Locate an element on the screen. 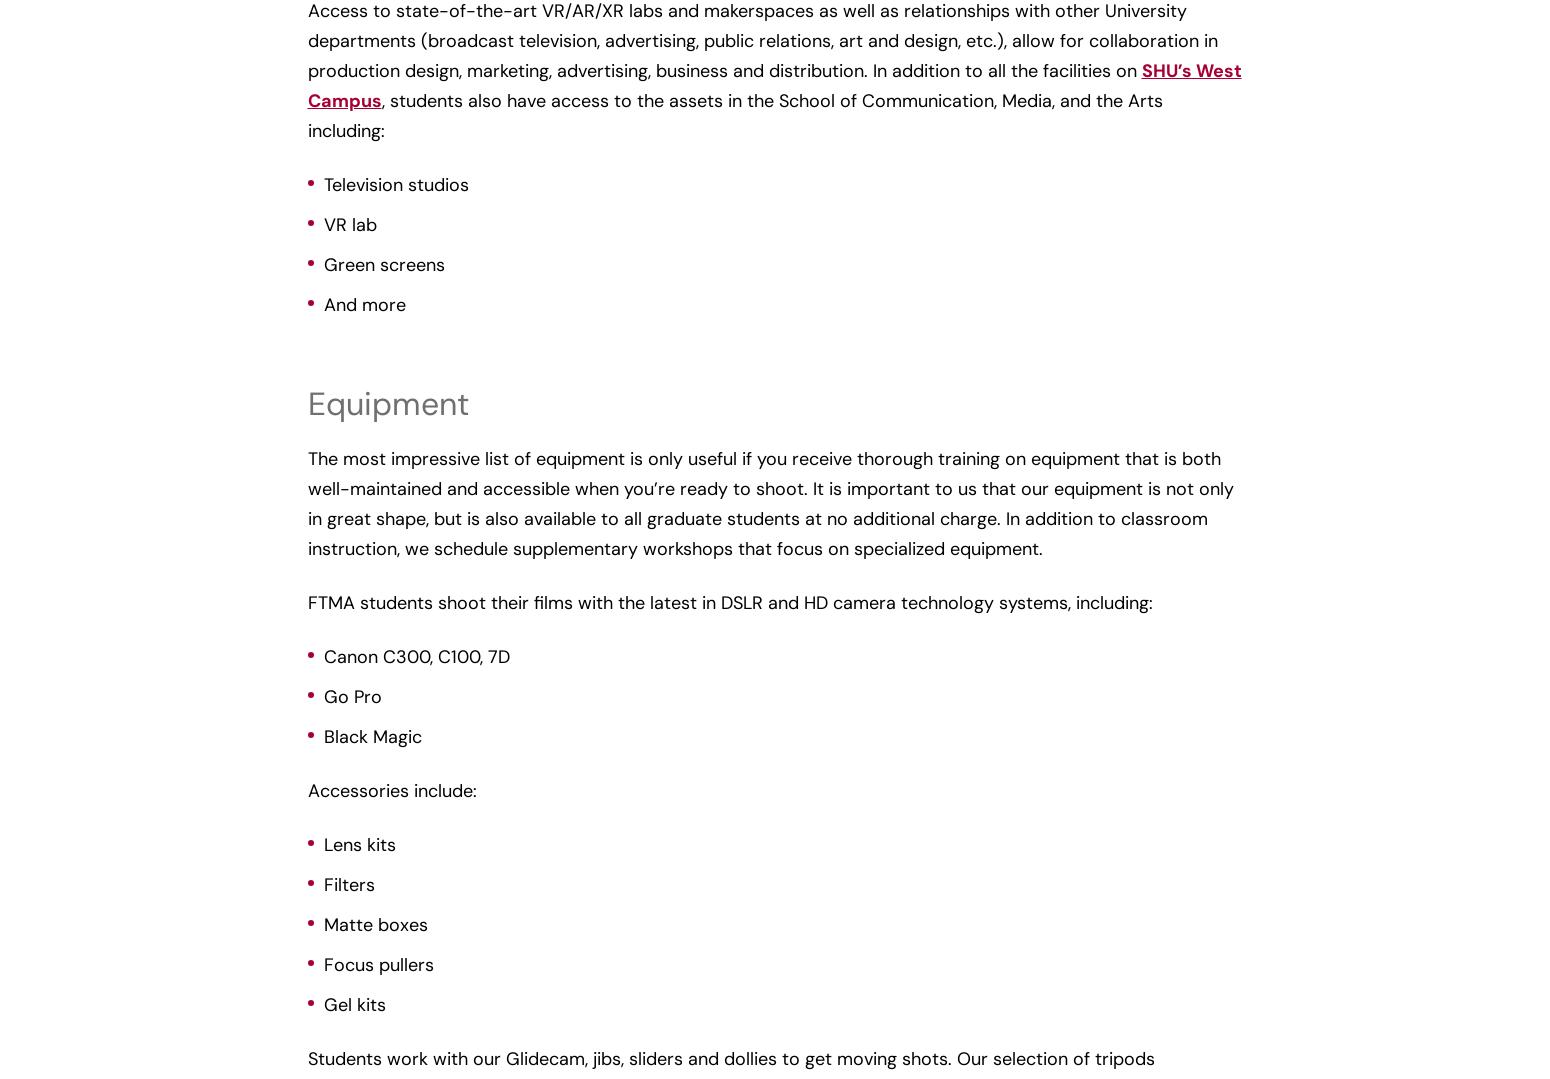 The height and width of the screenshot is (1079, 1550). 'SHU’s West Campus' is located at coordinates (774, 85).